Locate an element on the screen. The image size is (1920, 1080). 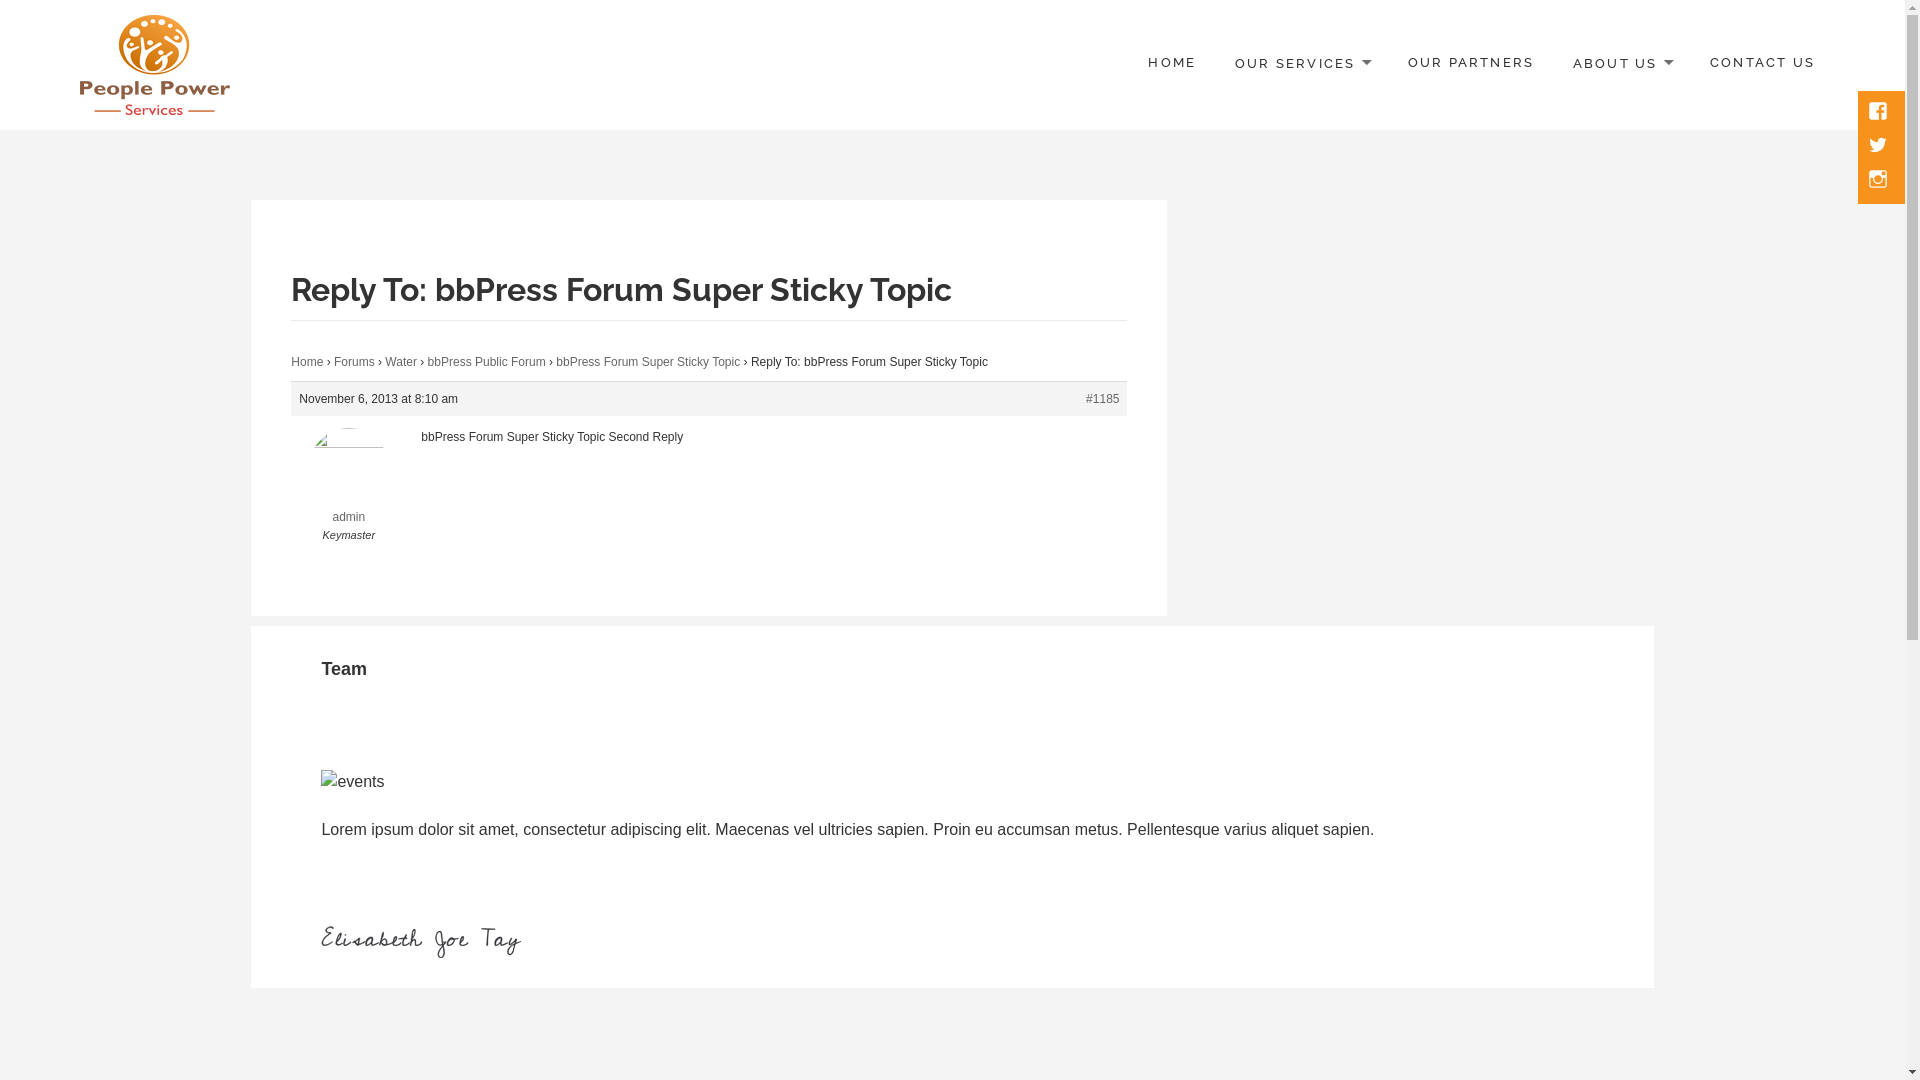
'Twitter' is located at coordinates (1879, 145).